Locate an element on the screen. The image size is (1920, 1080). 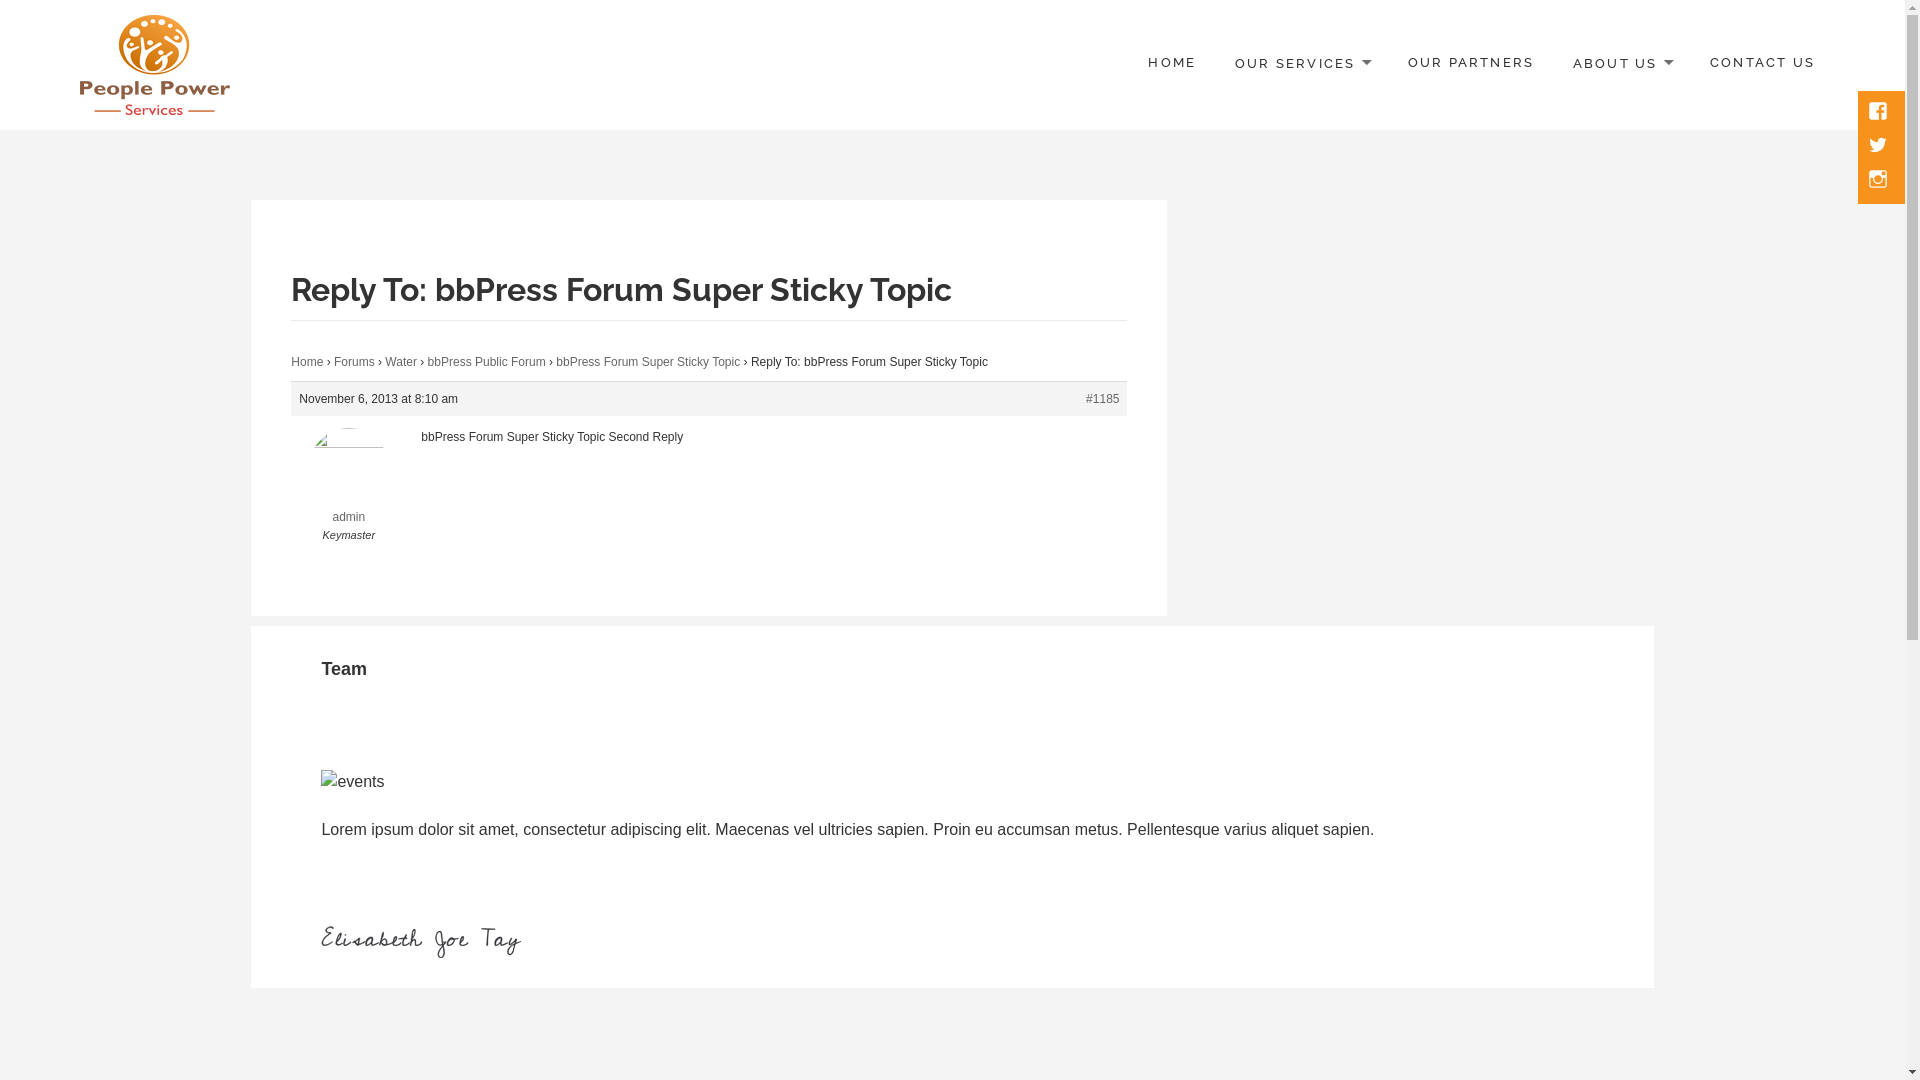
'Twitter' is located at coordinates (1879, 145).